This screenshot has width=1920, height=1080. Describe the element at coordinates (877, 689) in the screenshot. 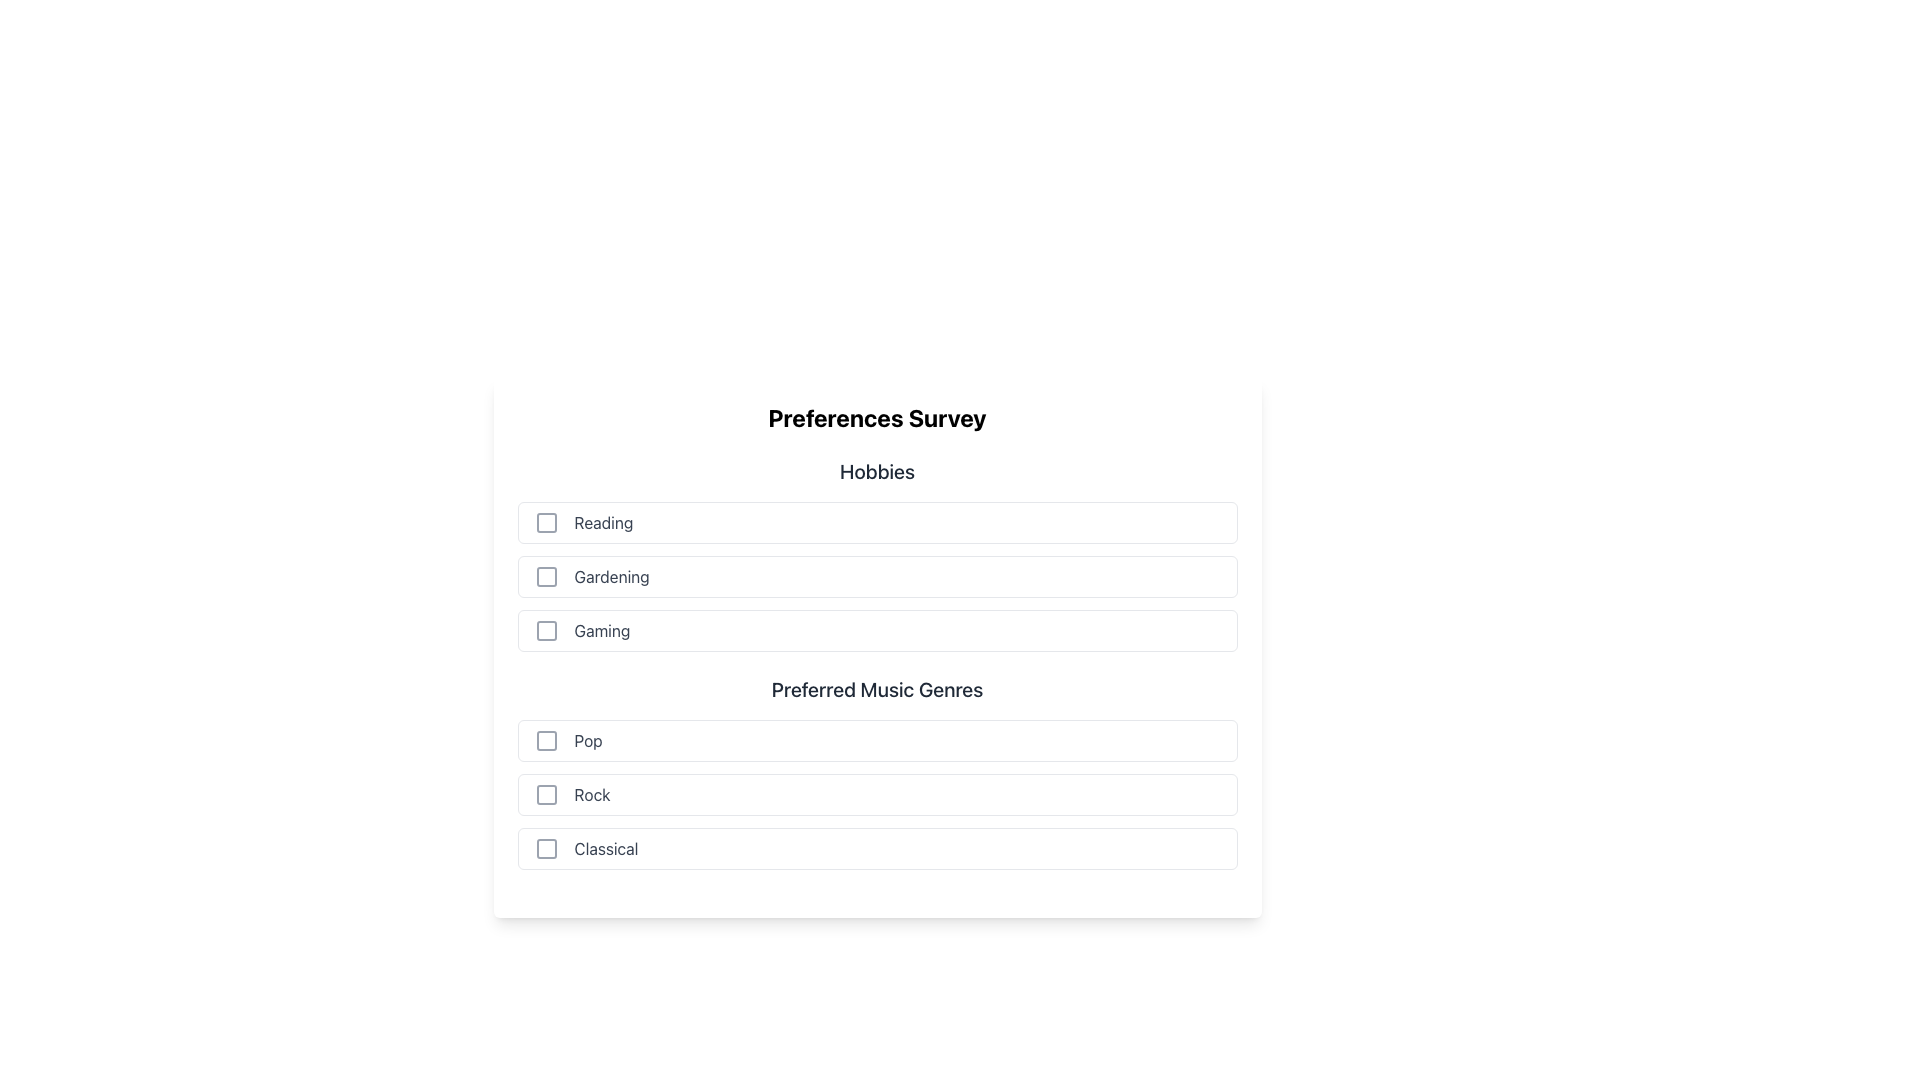

I see `the Text Label that serves as a section title, located vertically centered on the page, between a list of hobbies and a section for music genres` at that location.